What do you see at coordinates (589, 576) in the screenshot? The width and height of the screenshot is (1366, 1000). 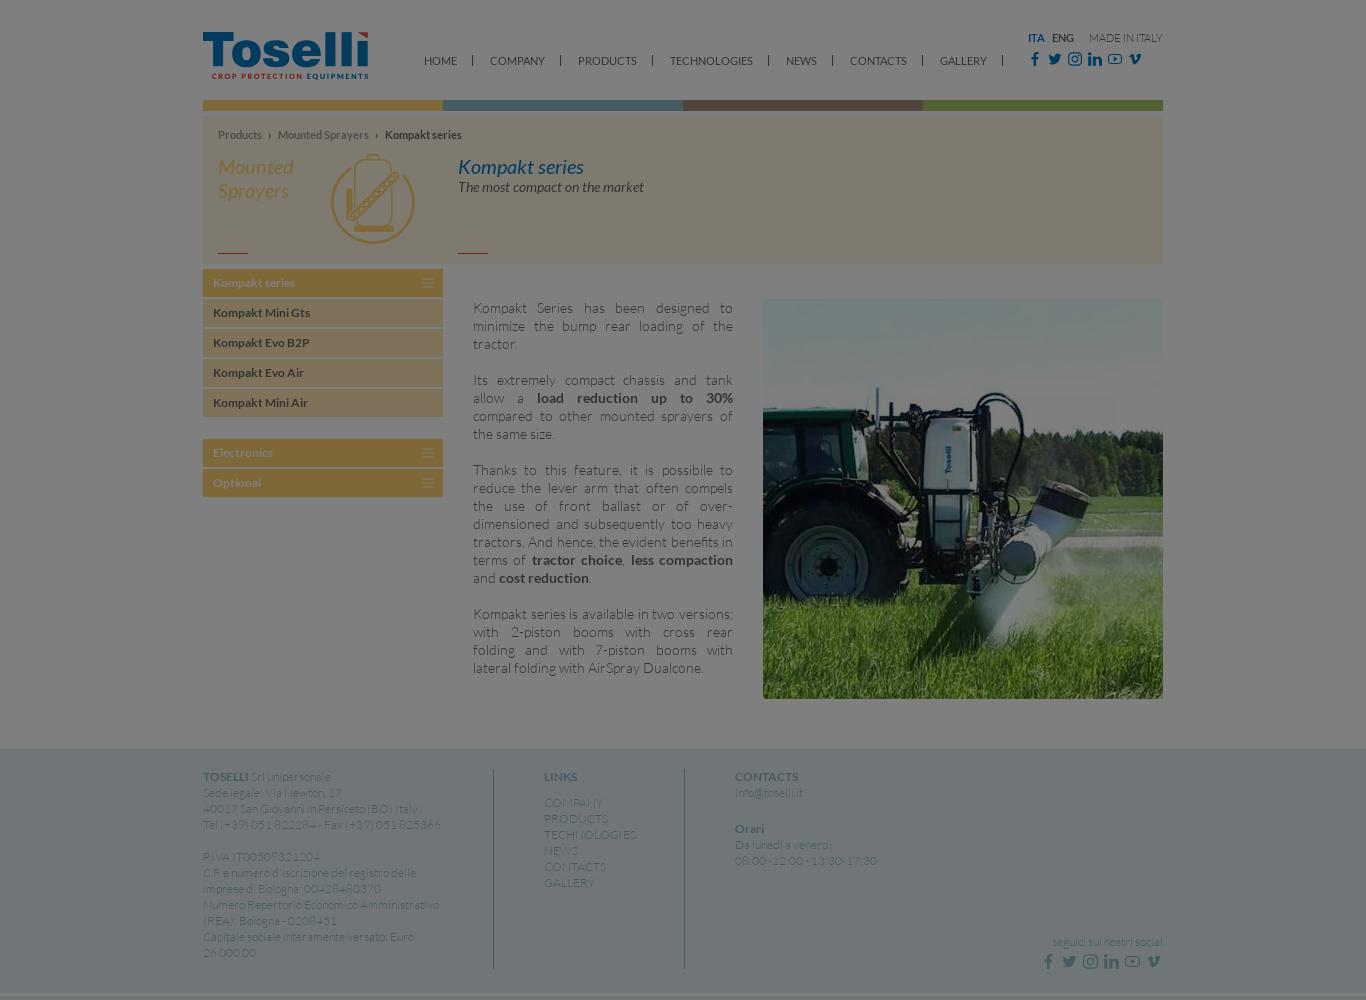 I see `'.'` at bounding box center [589, 576].